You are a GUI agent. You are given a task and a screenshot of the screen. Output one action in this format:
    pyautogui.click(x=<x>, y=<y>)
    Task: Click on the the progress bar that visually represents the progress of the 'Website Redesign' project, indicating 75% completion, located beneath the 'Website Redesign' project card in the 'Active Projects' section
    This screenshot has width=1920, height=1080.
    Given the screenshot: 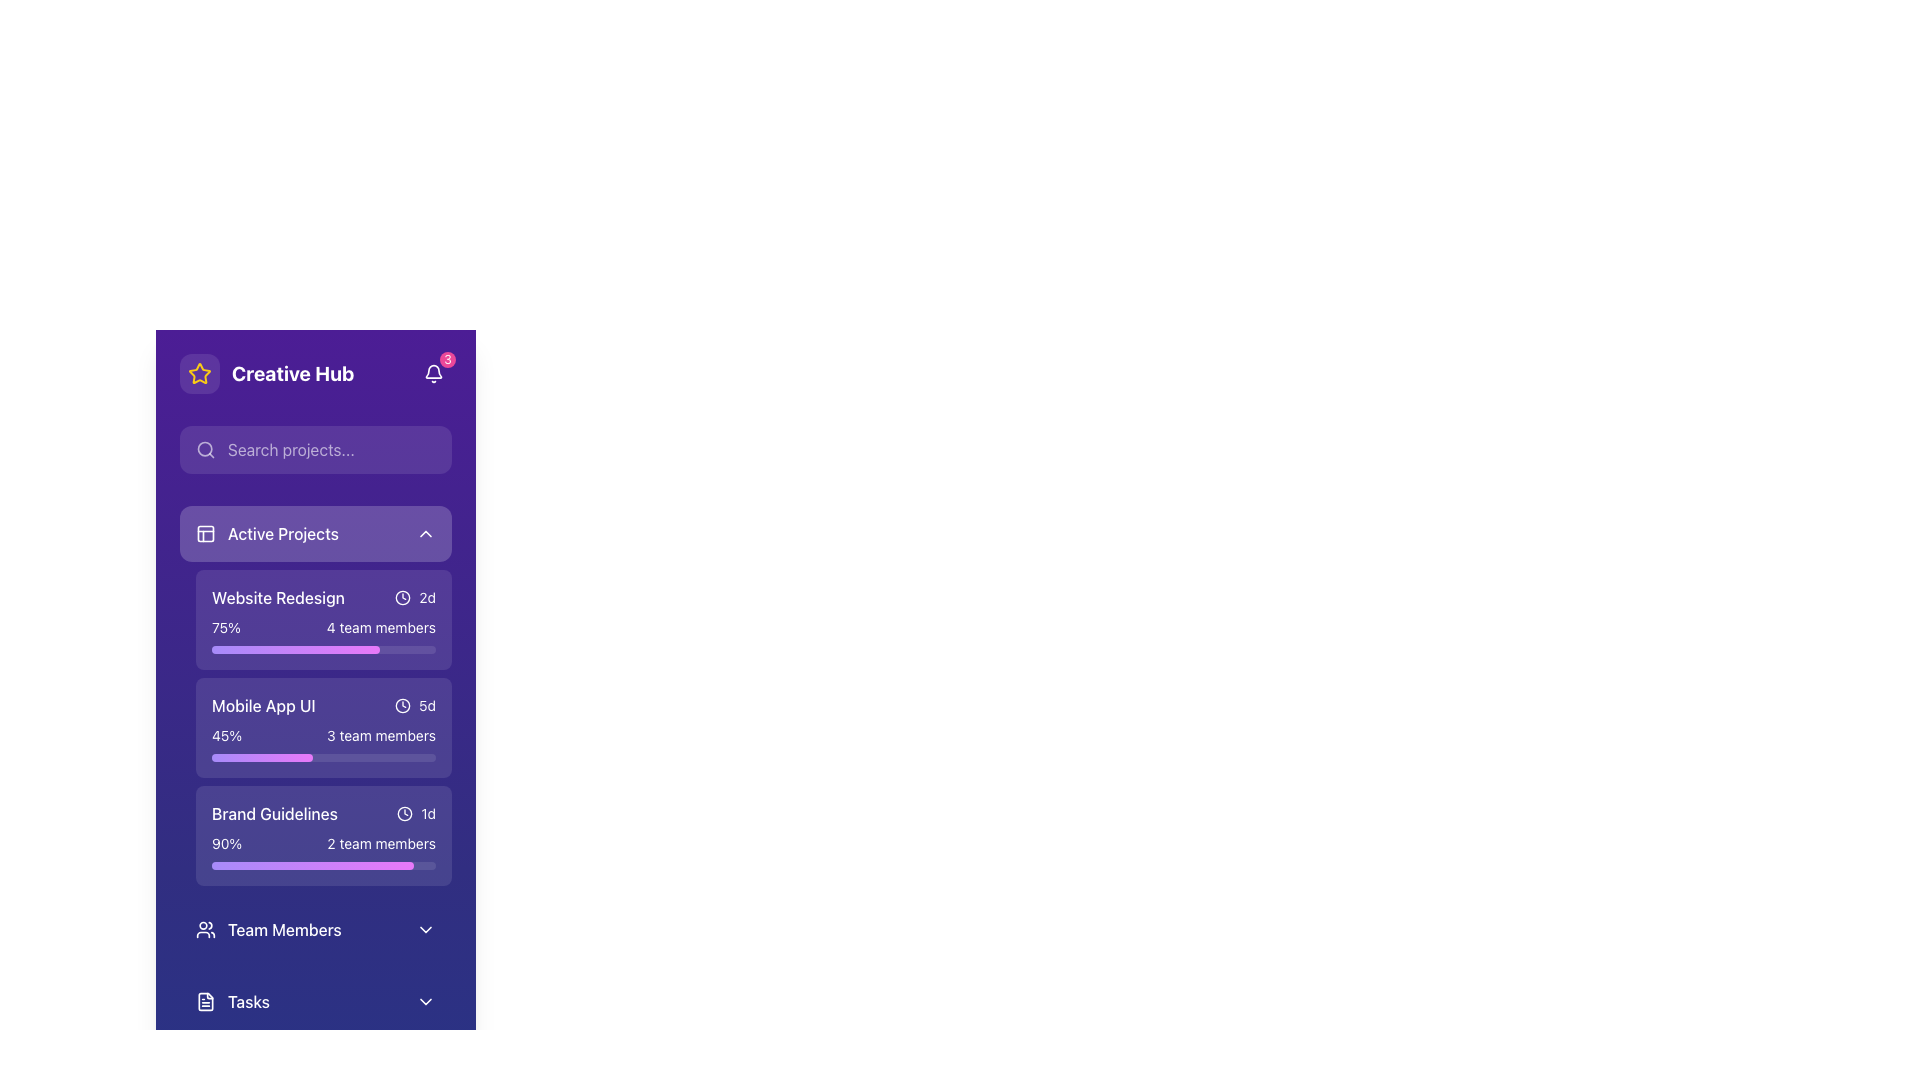 What is the action you would take?
    pyautogui.click(x=295, y=650)
    